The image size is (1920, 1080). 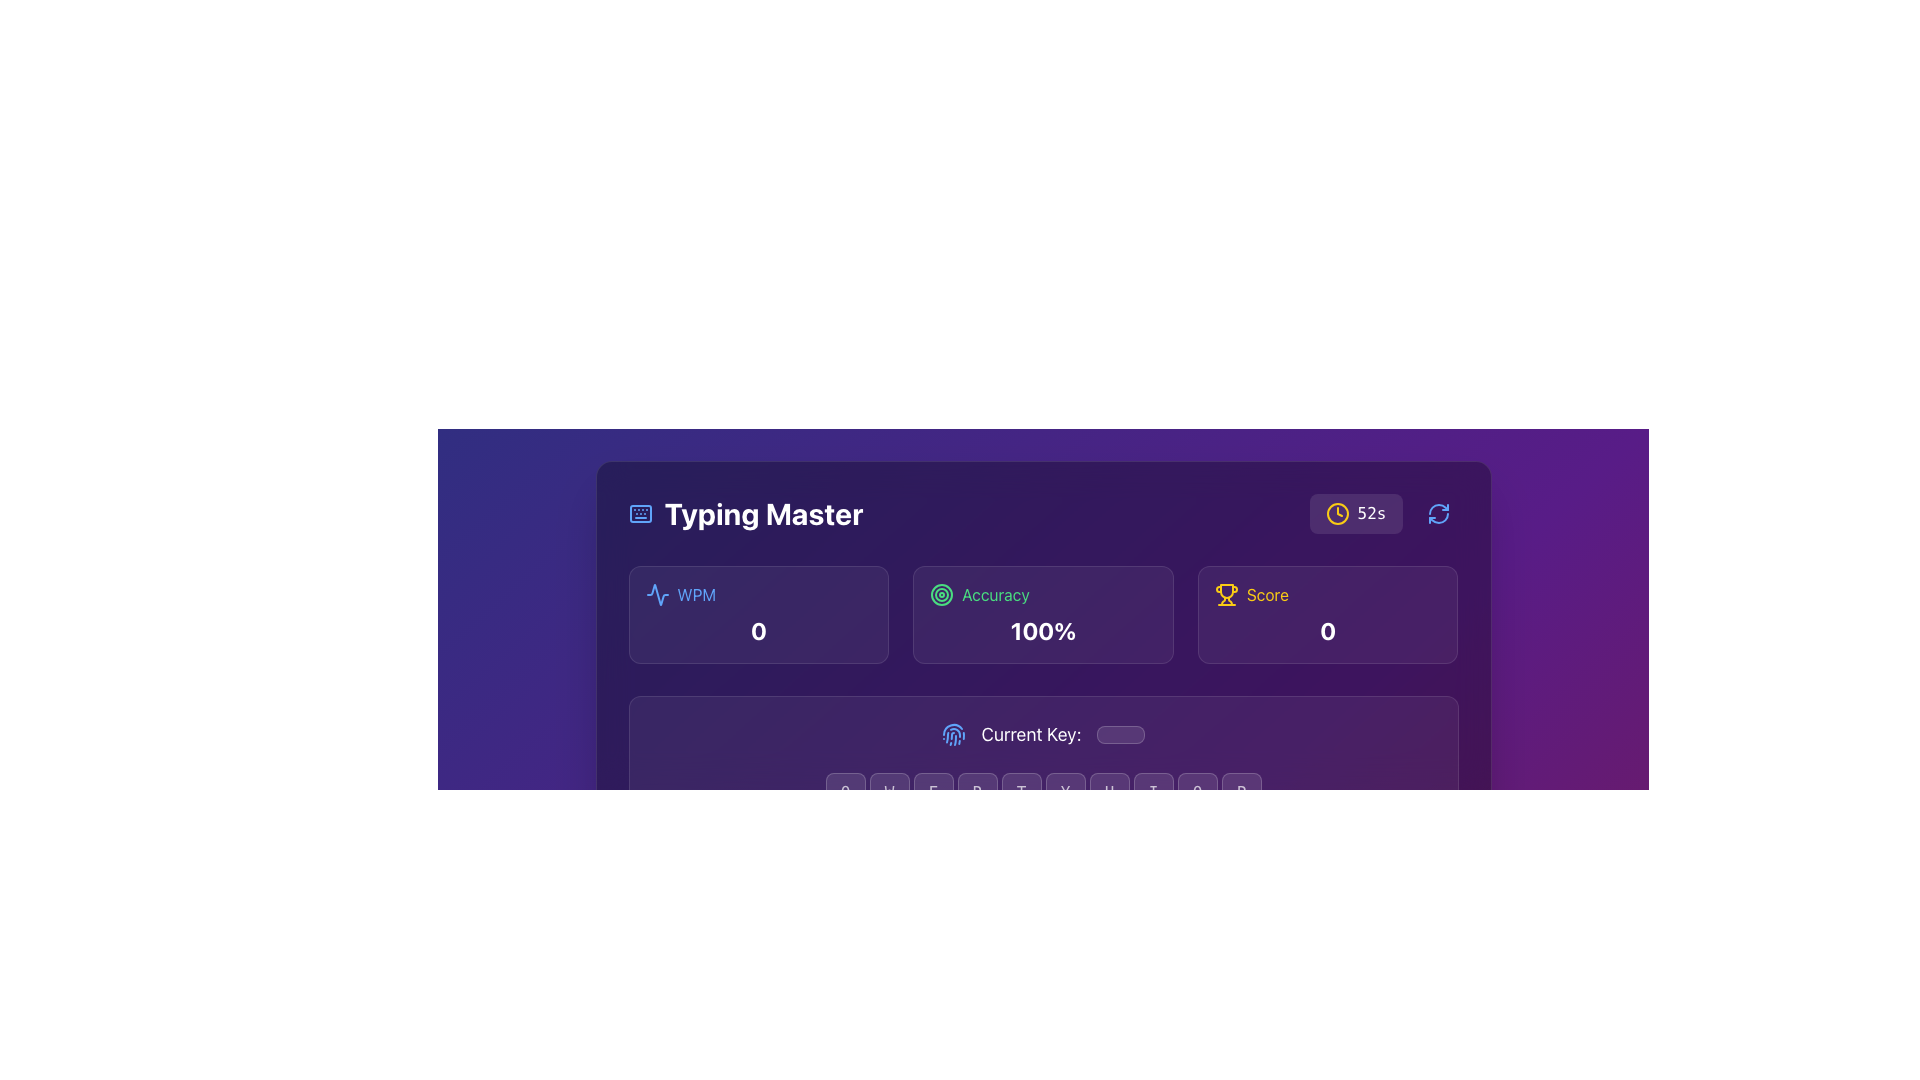 What do you see at coordinates (1337, 512) in the screenshot?
I see `the circular clock icon with yellow borders located to the left of the text '56s' in the top-right corner of the interface` at bounding box center [1337, 512].